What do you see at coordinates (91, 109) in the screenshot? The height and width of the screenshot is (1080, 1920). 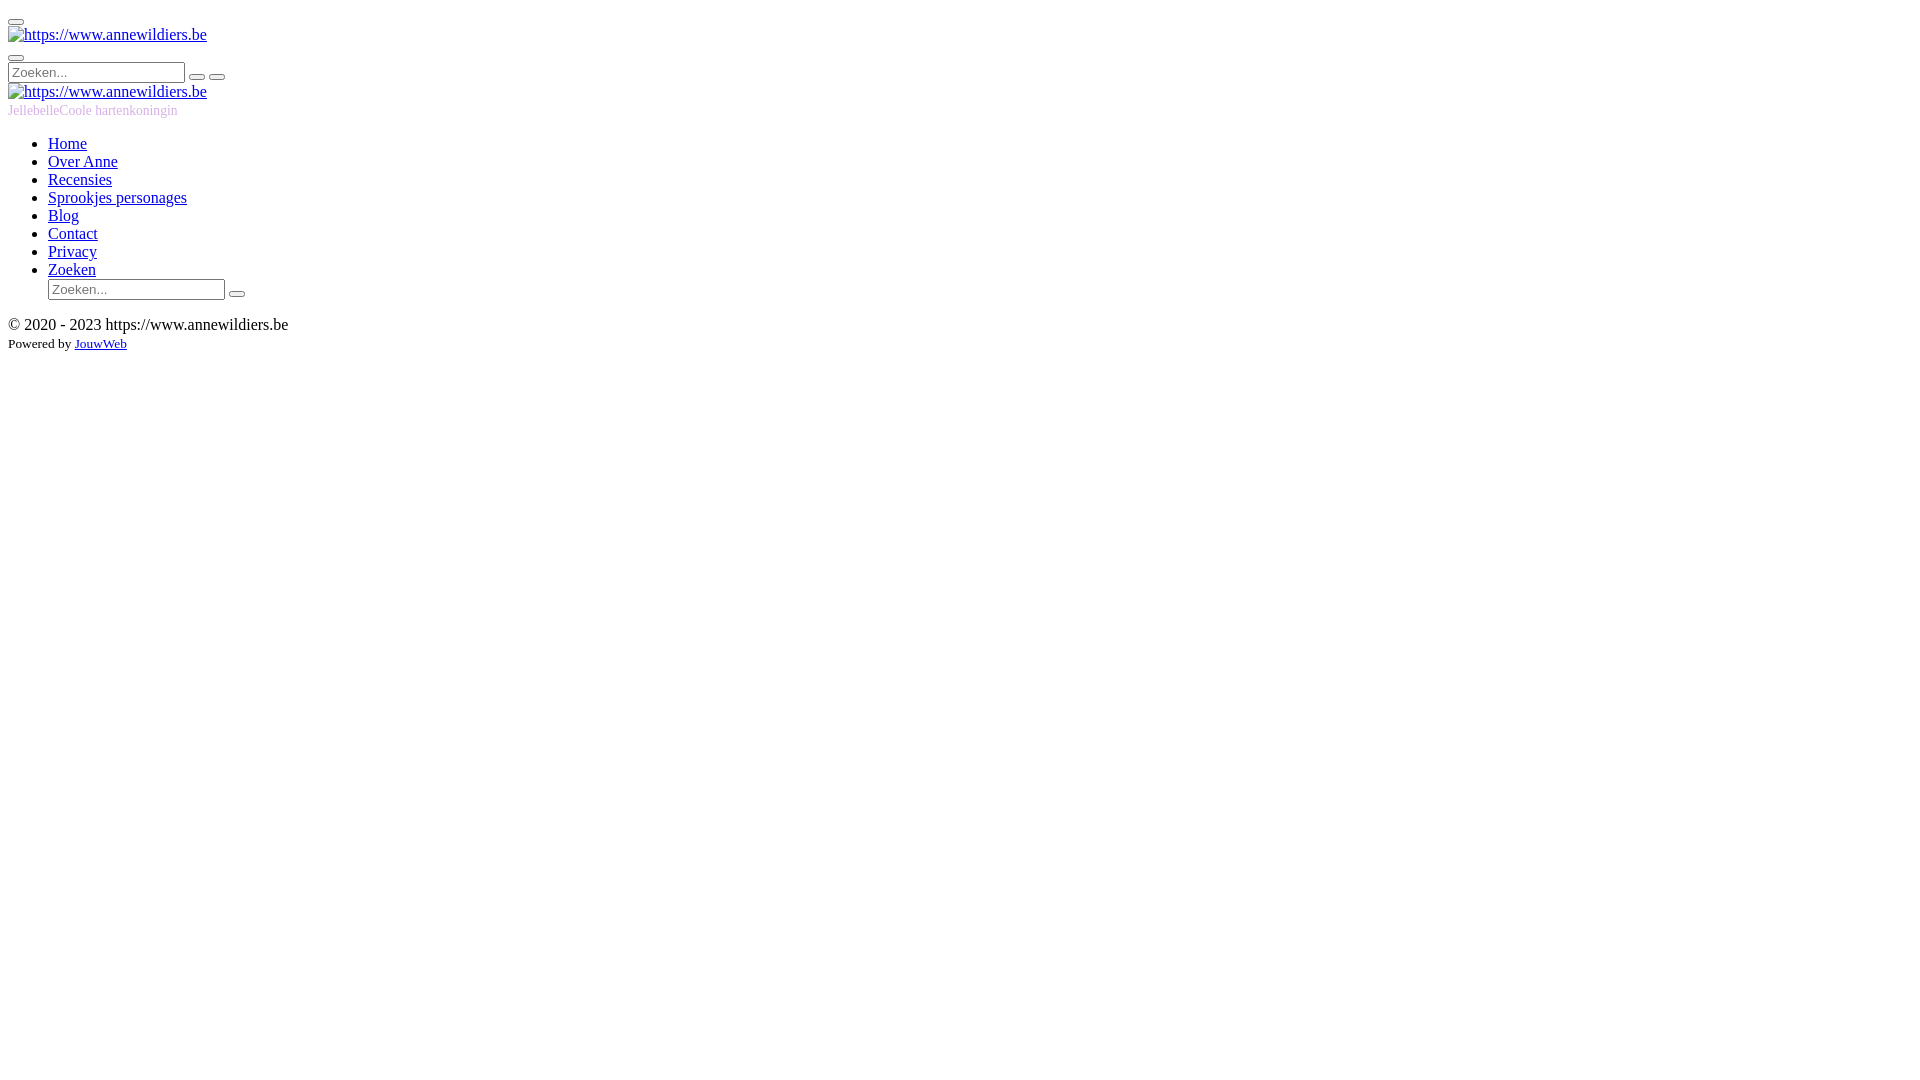 I see `'JellebelleCoole hartenkoningin'` at bounding box center [91, 109].